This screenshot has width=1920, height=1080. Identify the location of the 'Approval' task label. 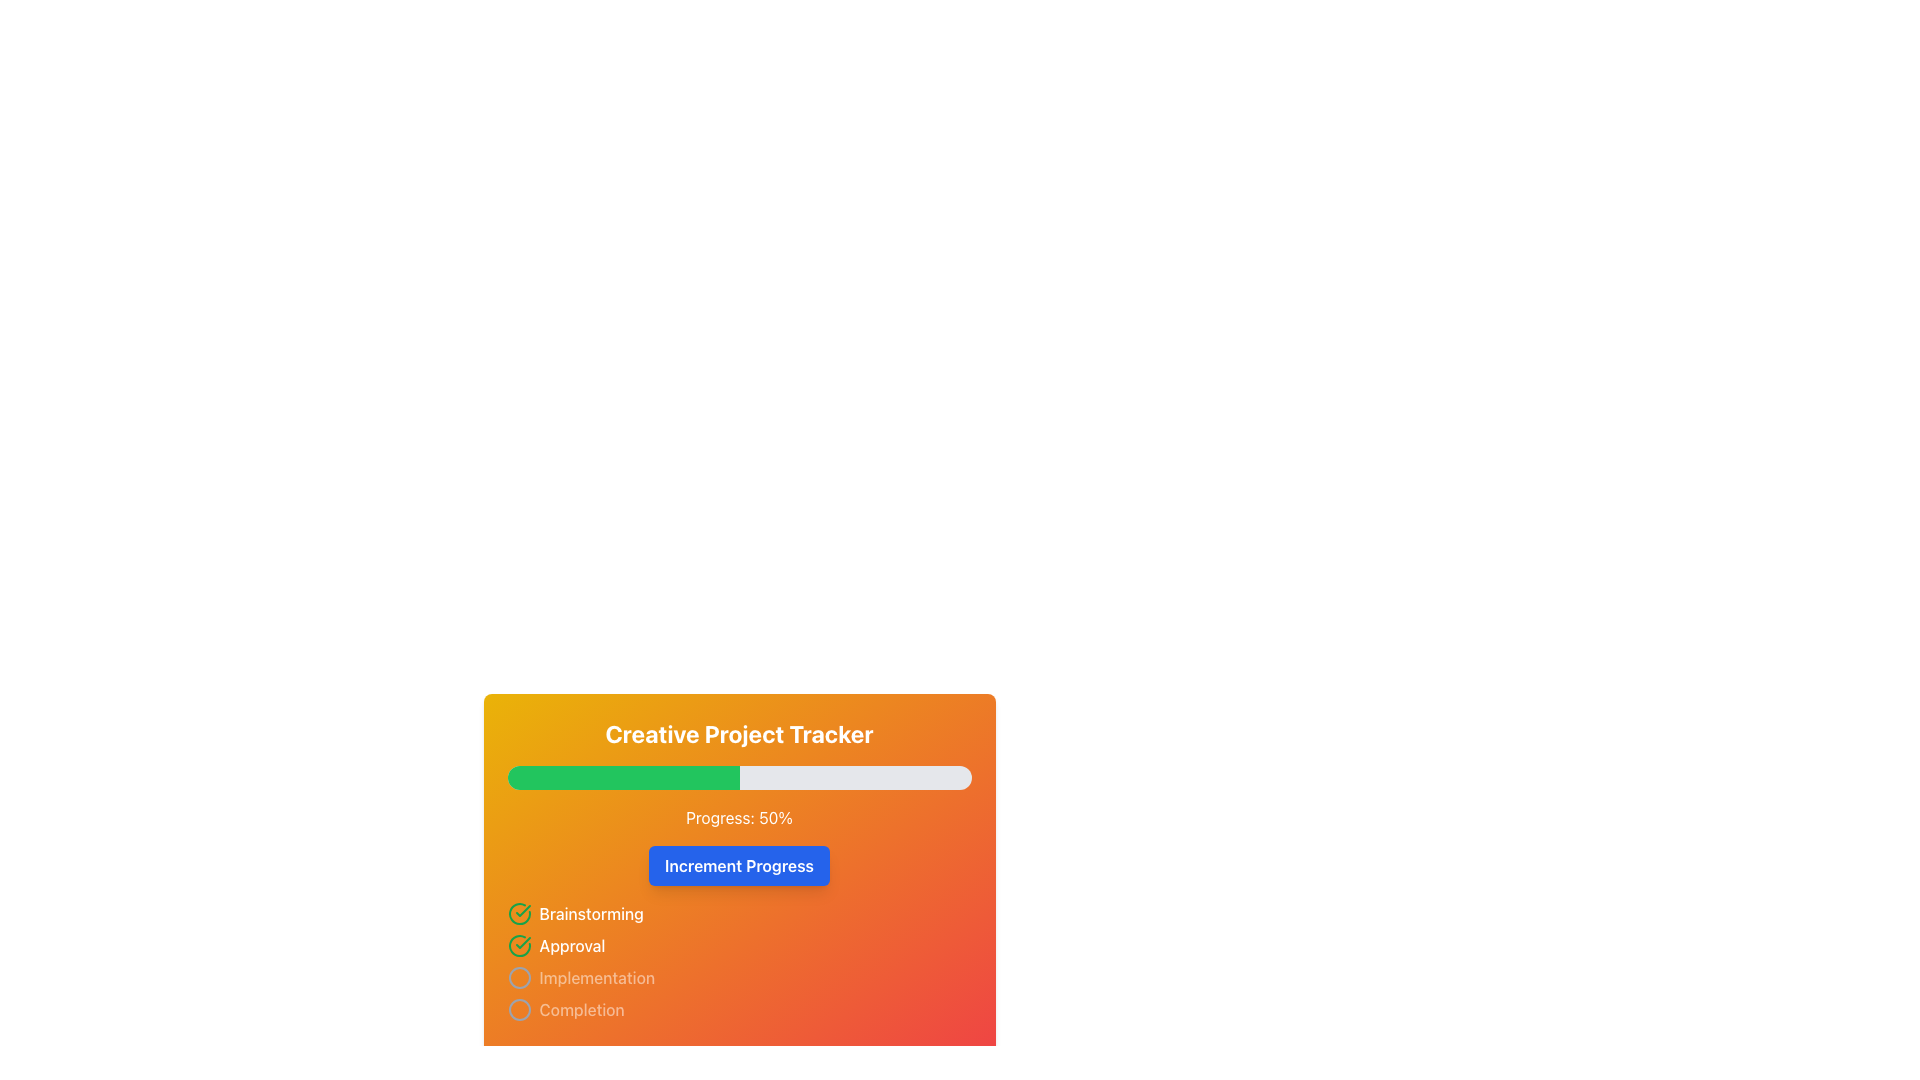
(571, 945).